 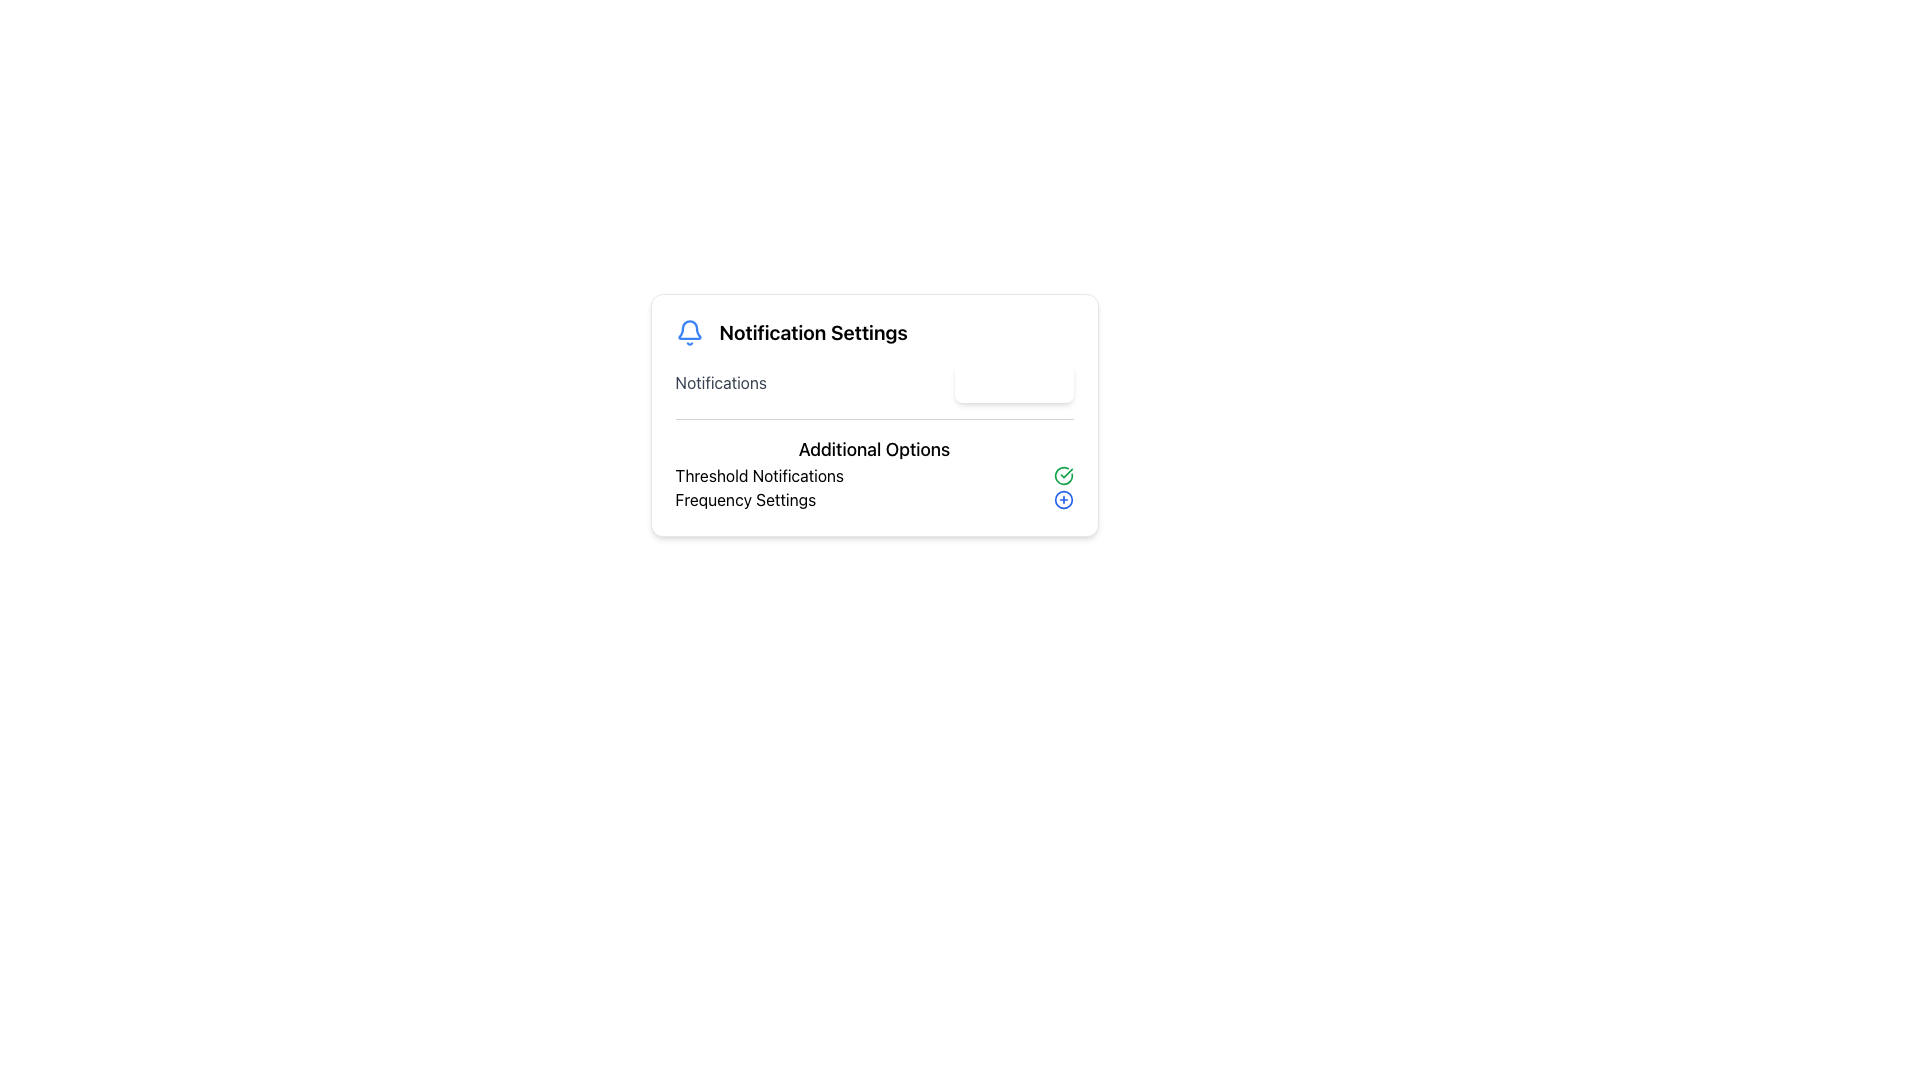 I want to click on the green circular checkmark icon located to the right of the 'Threshold Notifications' text, so click(x=1062, y=475).